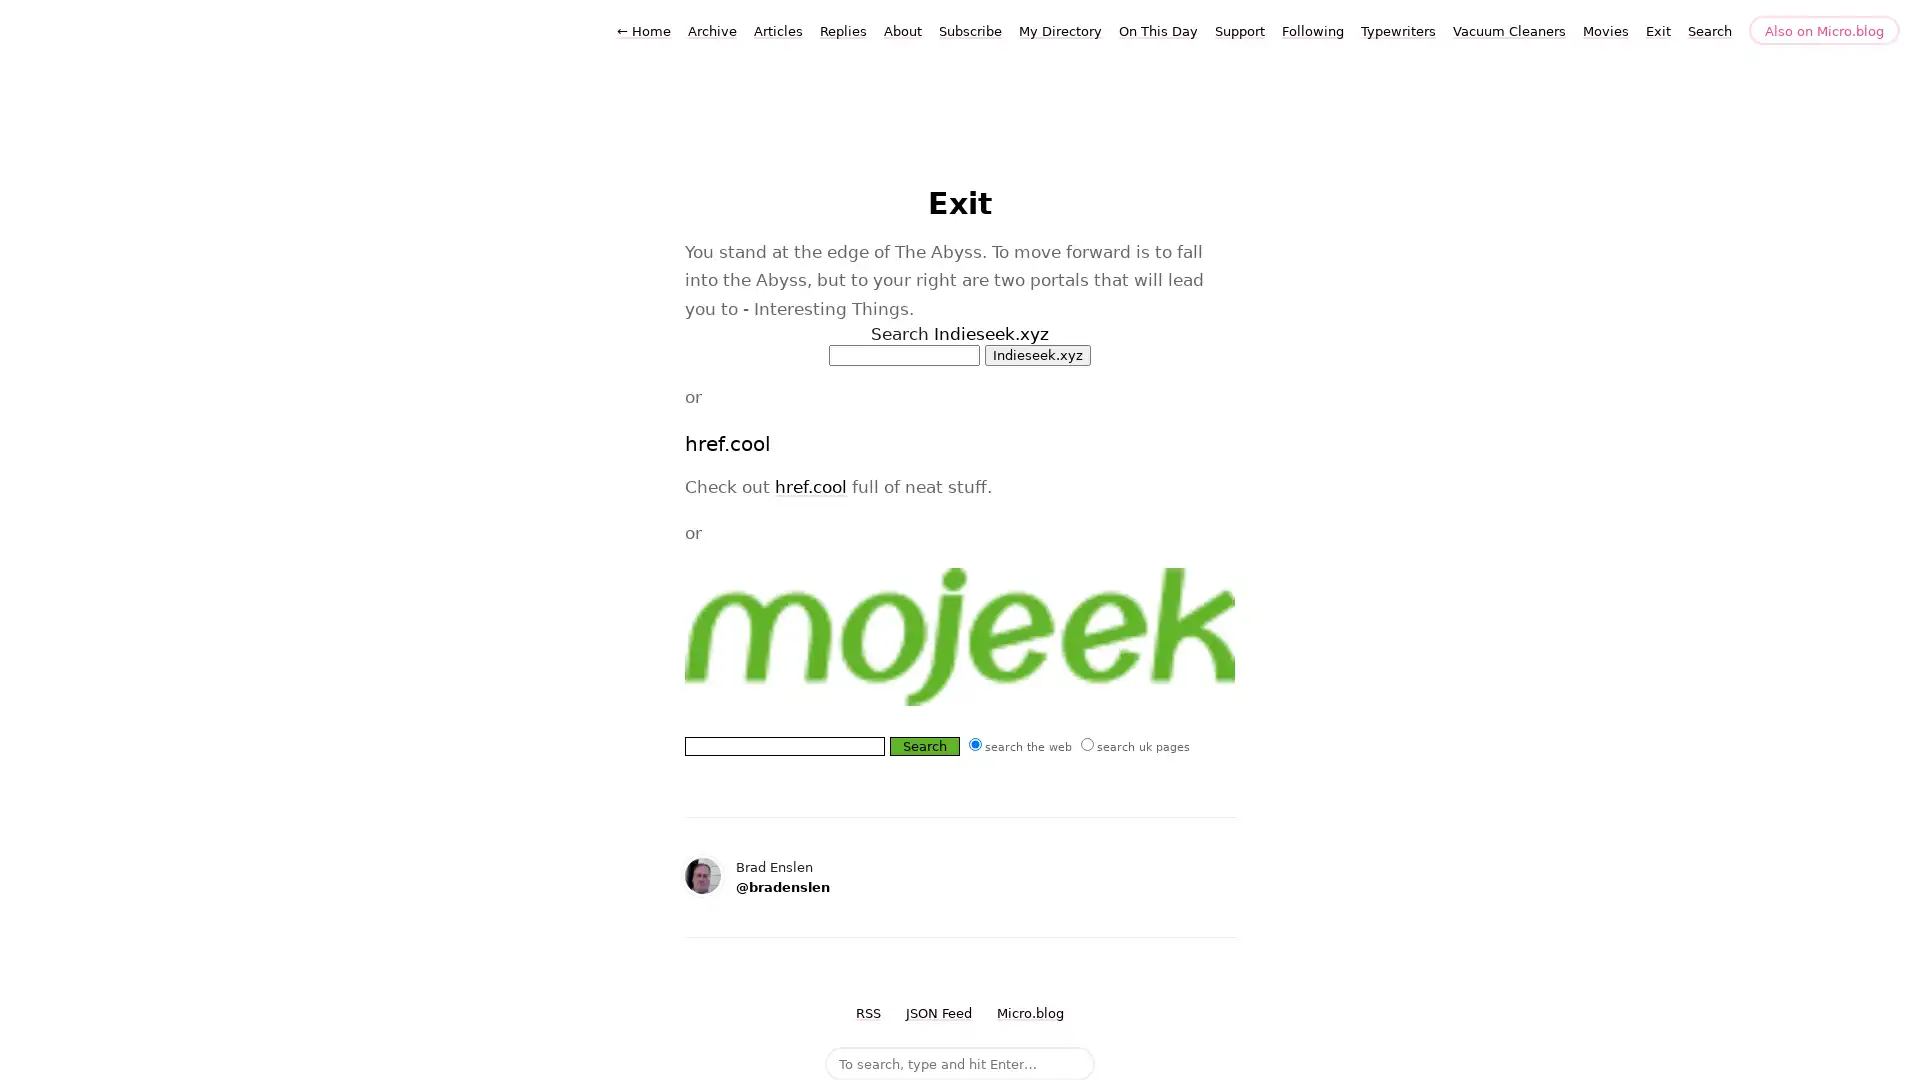 Image resolution: width=1920 pixels, height=1080 pixels. I want to click on Search, so click(924, 745).